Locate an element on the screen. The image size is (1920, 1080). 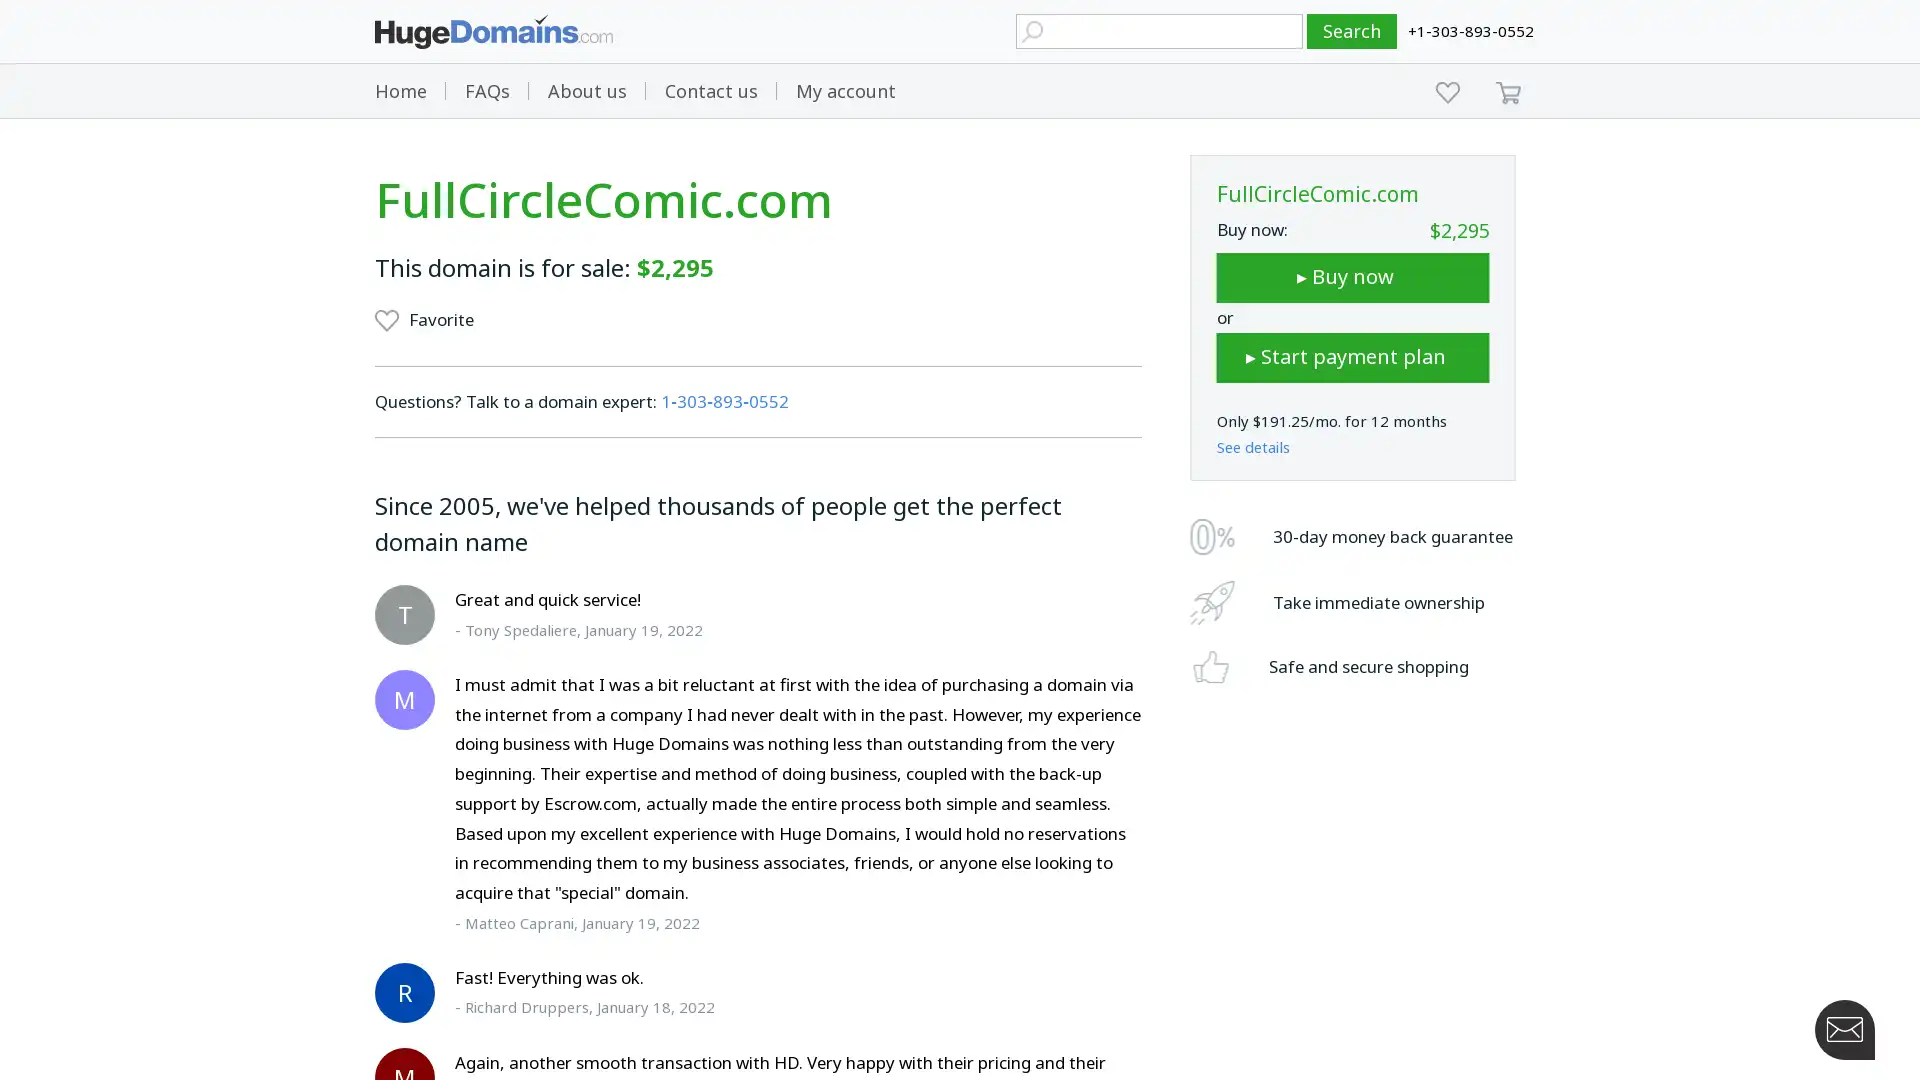
Search is located at coordinates (1352, 31).